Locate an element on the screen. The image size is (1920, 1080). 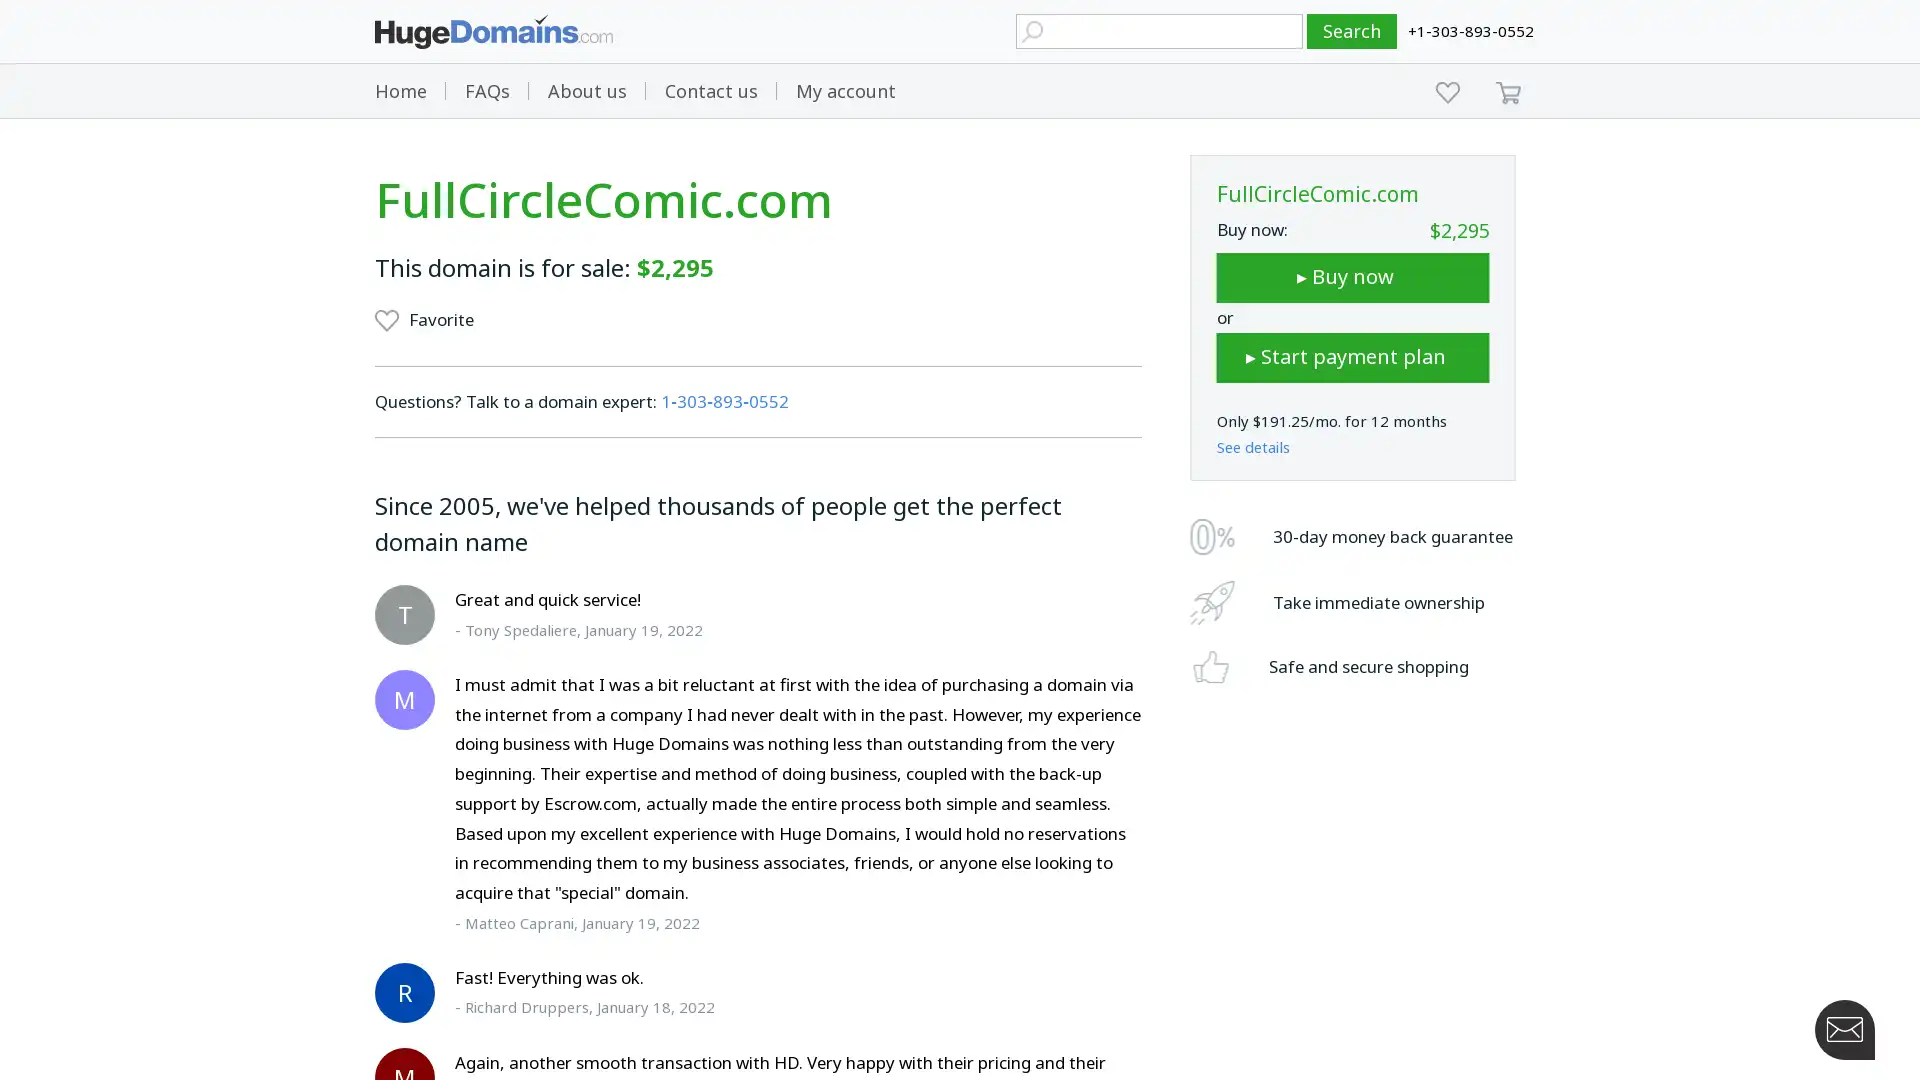
Search is located at coordinates (1352, 31).